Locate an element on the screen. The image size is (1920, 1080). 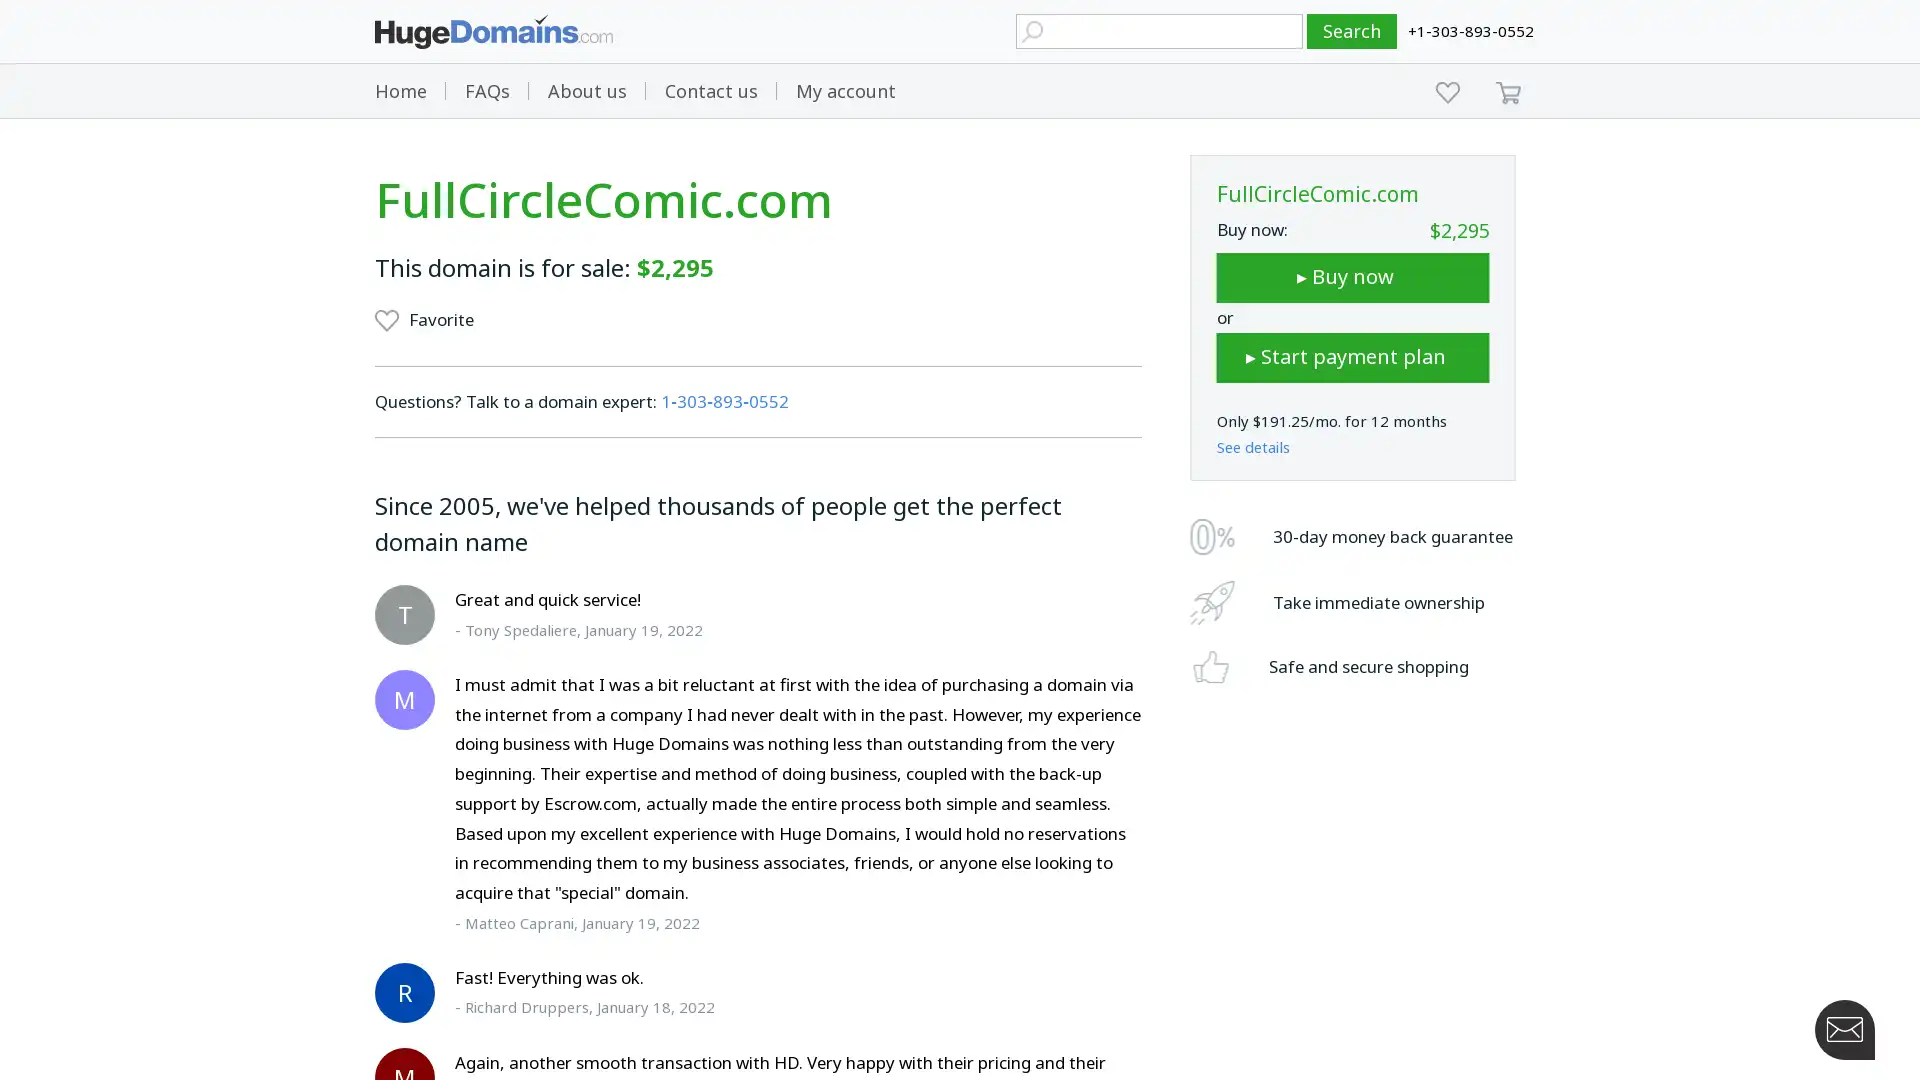
Search is located at coordinates (1352, 31).